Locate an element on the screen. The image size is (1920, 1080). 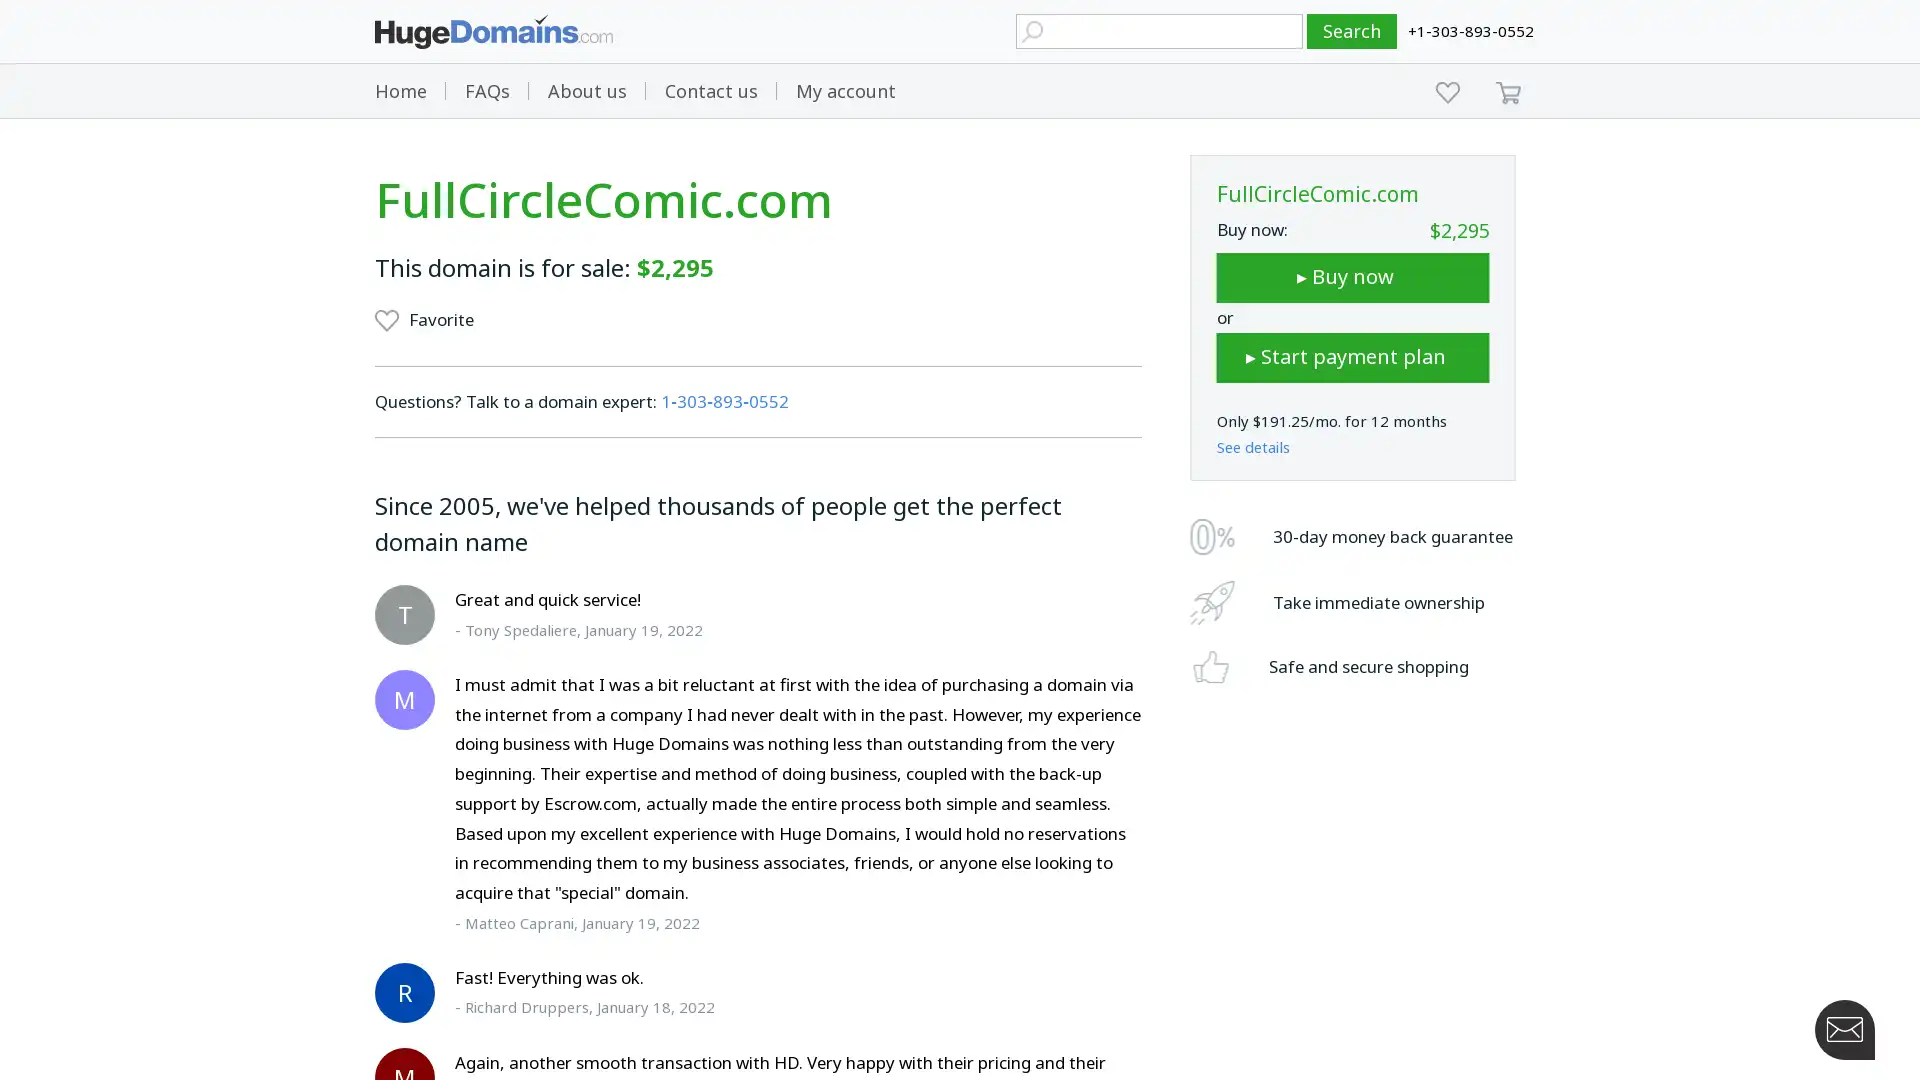
Search is located at coordinates (1352, 31).